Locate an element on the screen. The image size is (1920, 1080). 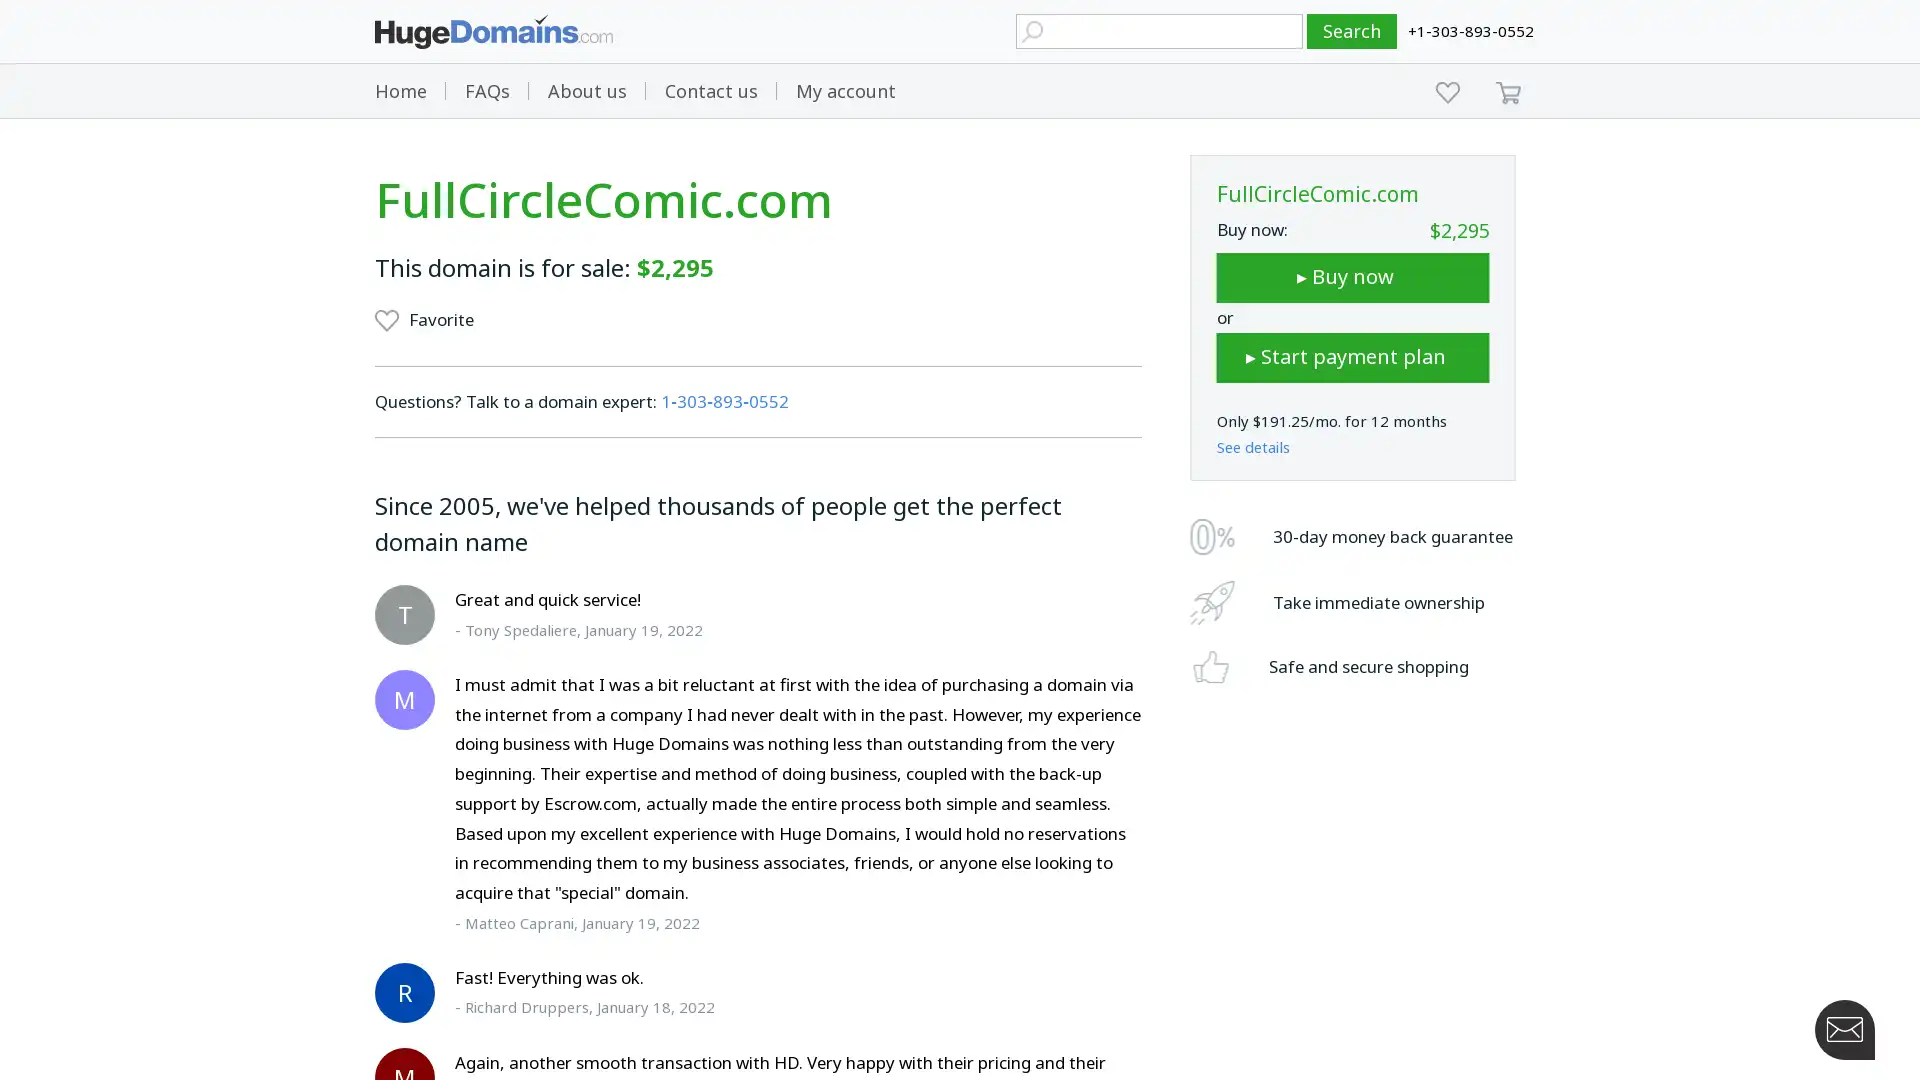
Search is located at coordinates (1352, 31).